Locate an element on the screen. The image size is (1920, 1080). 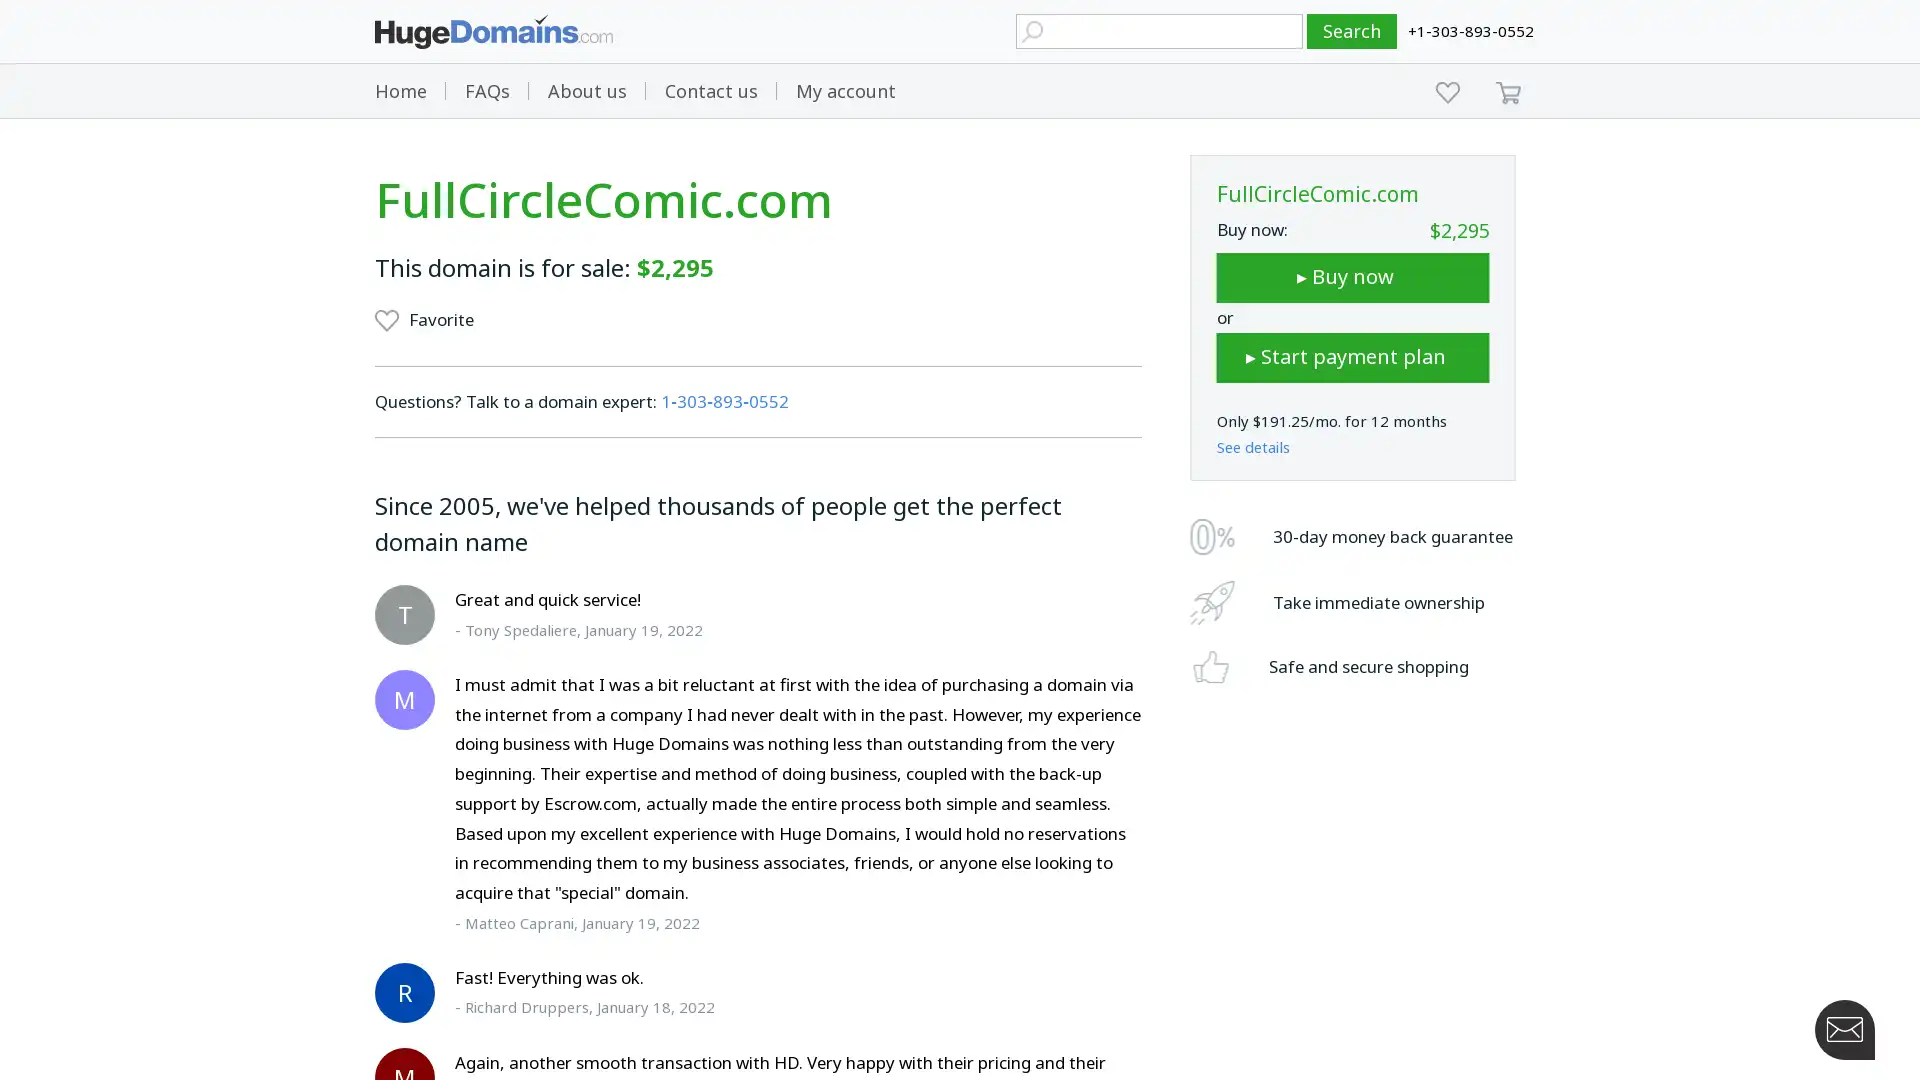
Search is located at coordinates (1352, 31).